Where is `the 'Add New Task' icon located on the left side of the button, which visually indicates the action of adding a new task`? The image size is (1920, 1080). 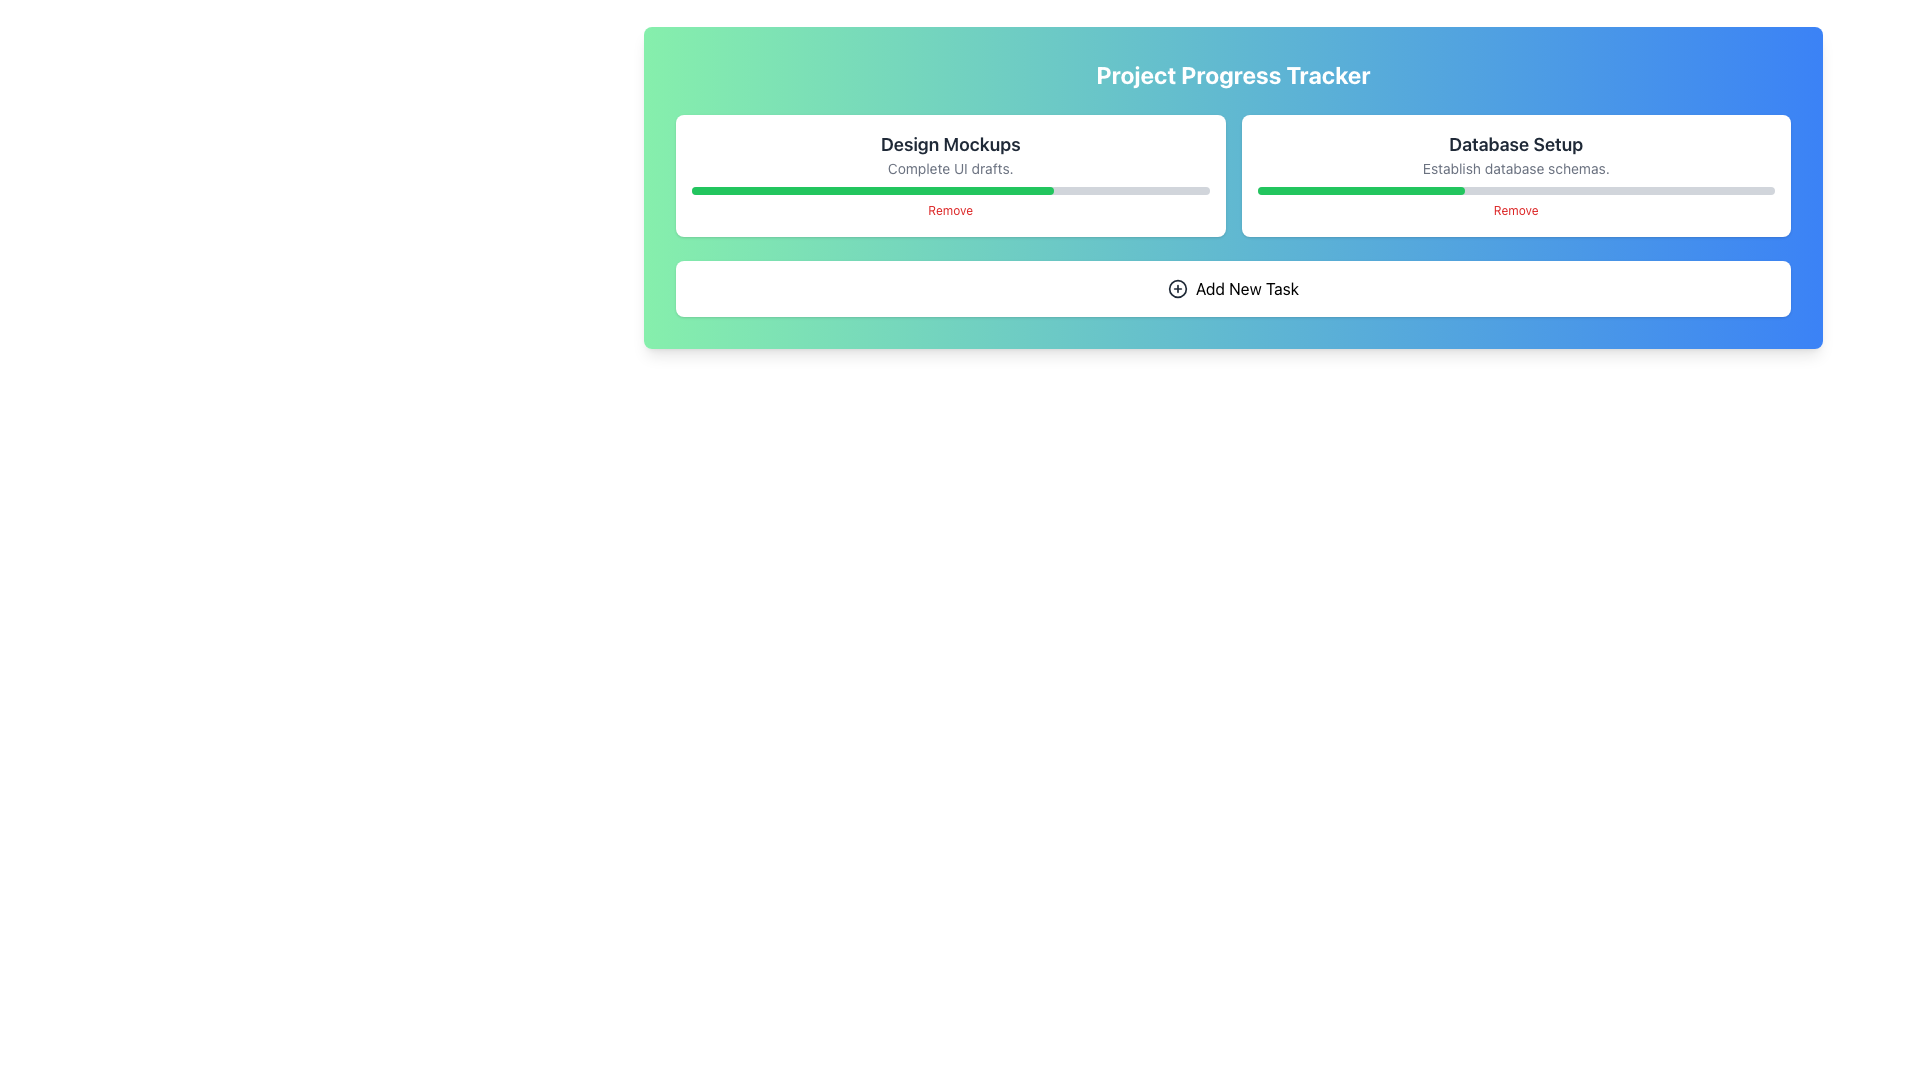
the 'Add New Task' icon located on the left side of the button, which visually indicates the action of adding a new task is located at coordinates (1177, 289).